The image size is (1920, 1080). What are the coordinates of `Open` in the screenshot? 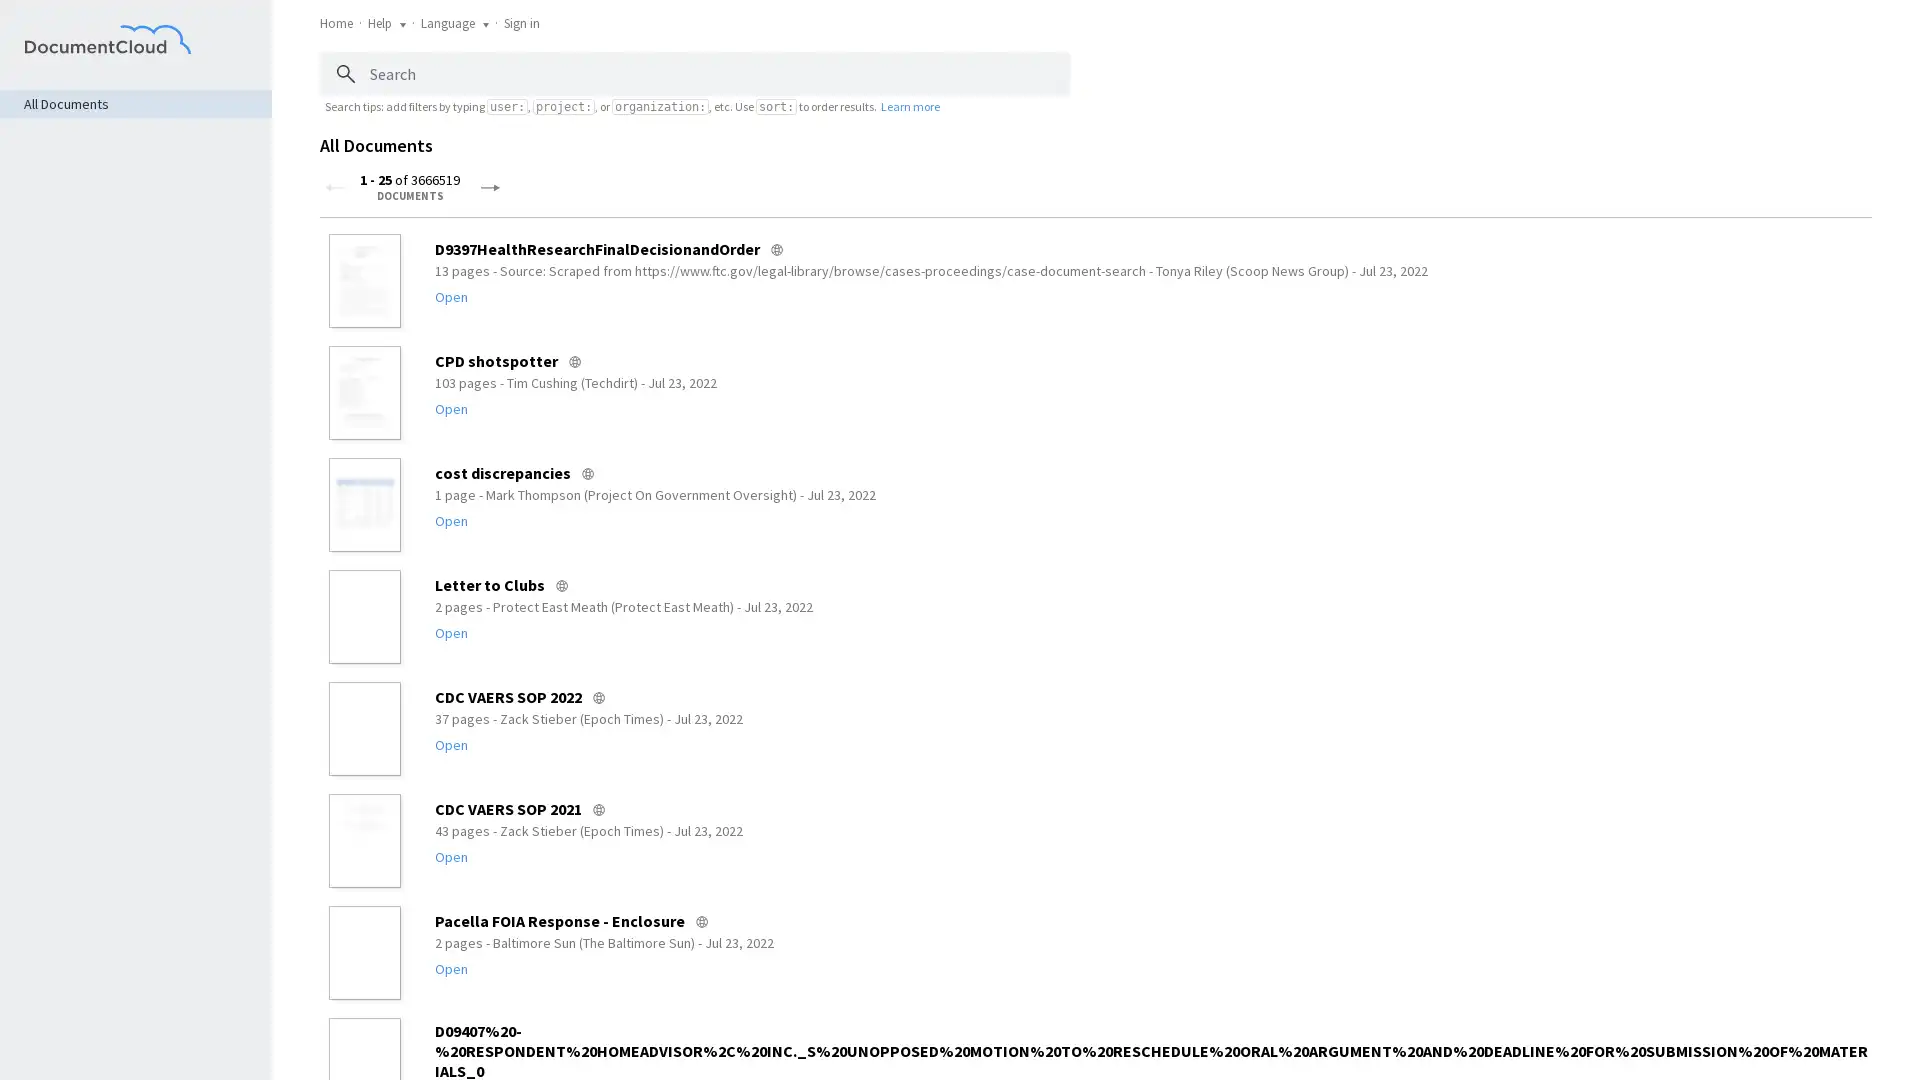 It's located at (450, 632).